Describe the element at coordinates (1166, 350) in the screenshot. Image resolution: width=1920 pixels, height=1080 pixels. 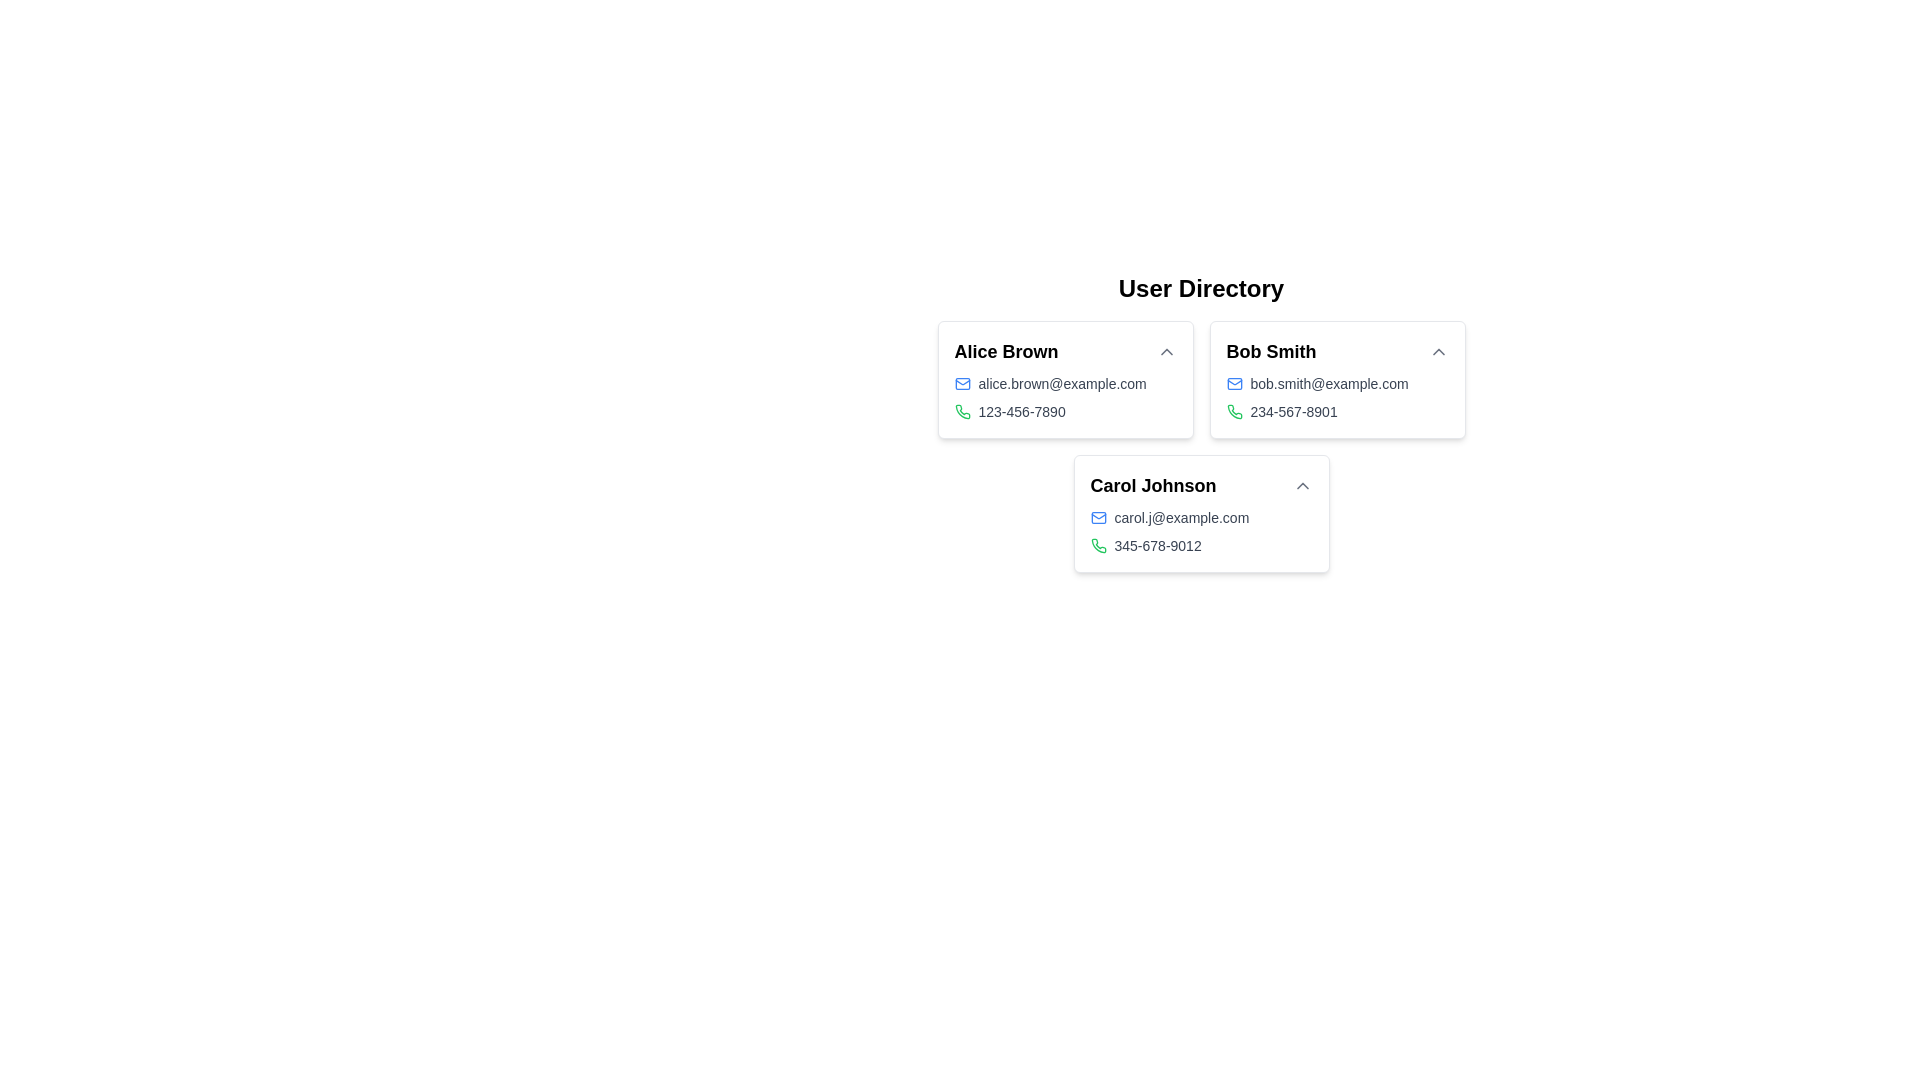
I see `the toggle control icon located in the upper-right corner of the 'Alice Brown' section, which is used for expanding or collapsing additional information` at that location.